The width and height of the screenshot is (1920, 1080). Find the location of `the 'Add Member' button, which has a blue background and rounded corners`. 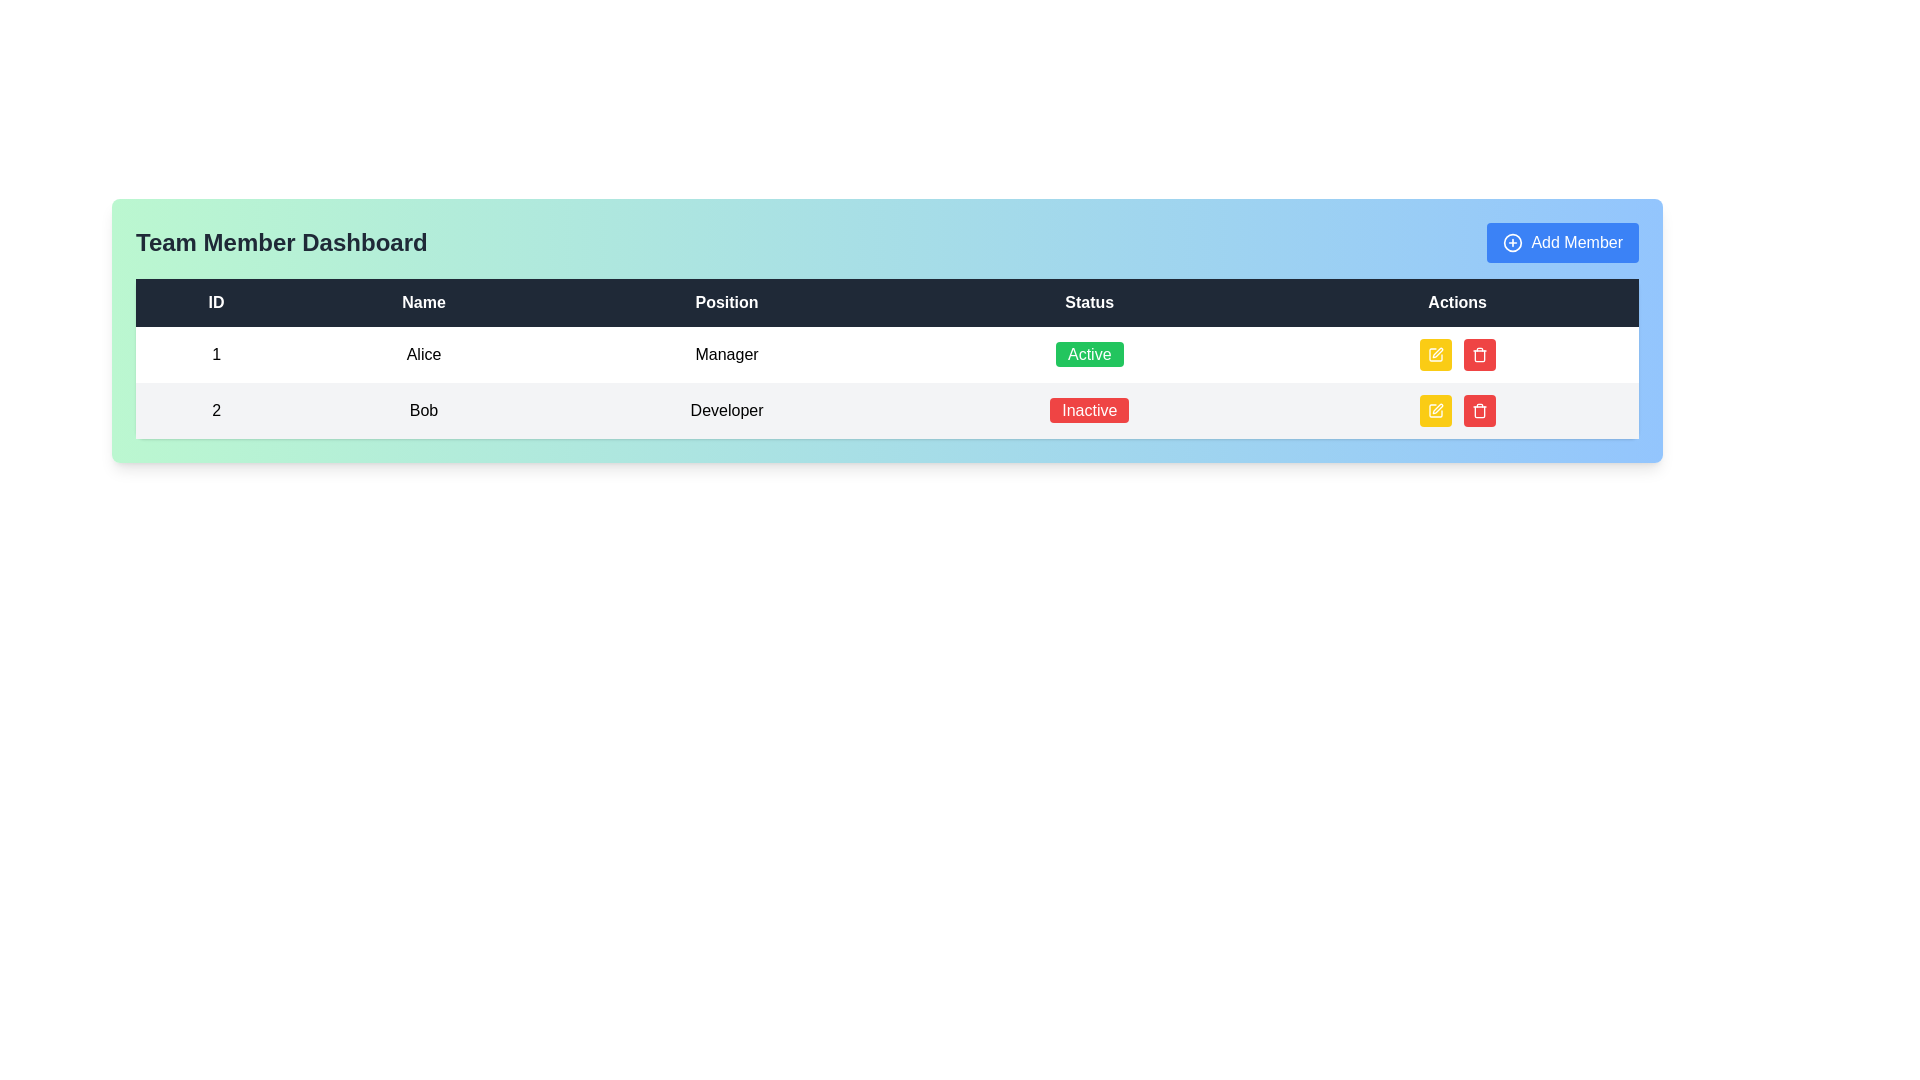

the 'Add Member' button, which has a blue background and rounded corners is located at coordinates (1562, 242).